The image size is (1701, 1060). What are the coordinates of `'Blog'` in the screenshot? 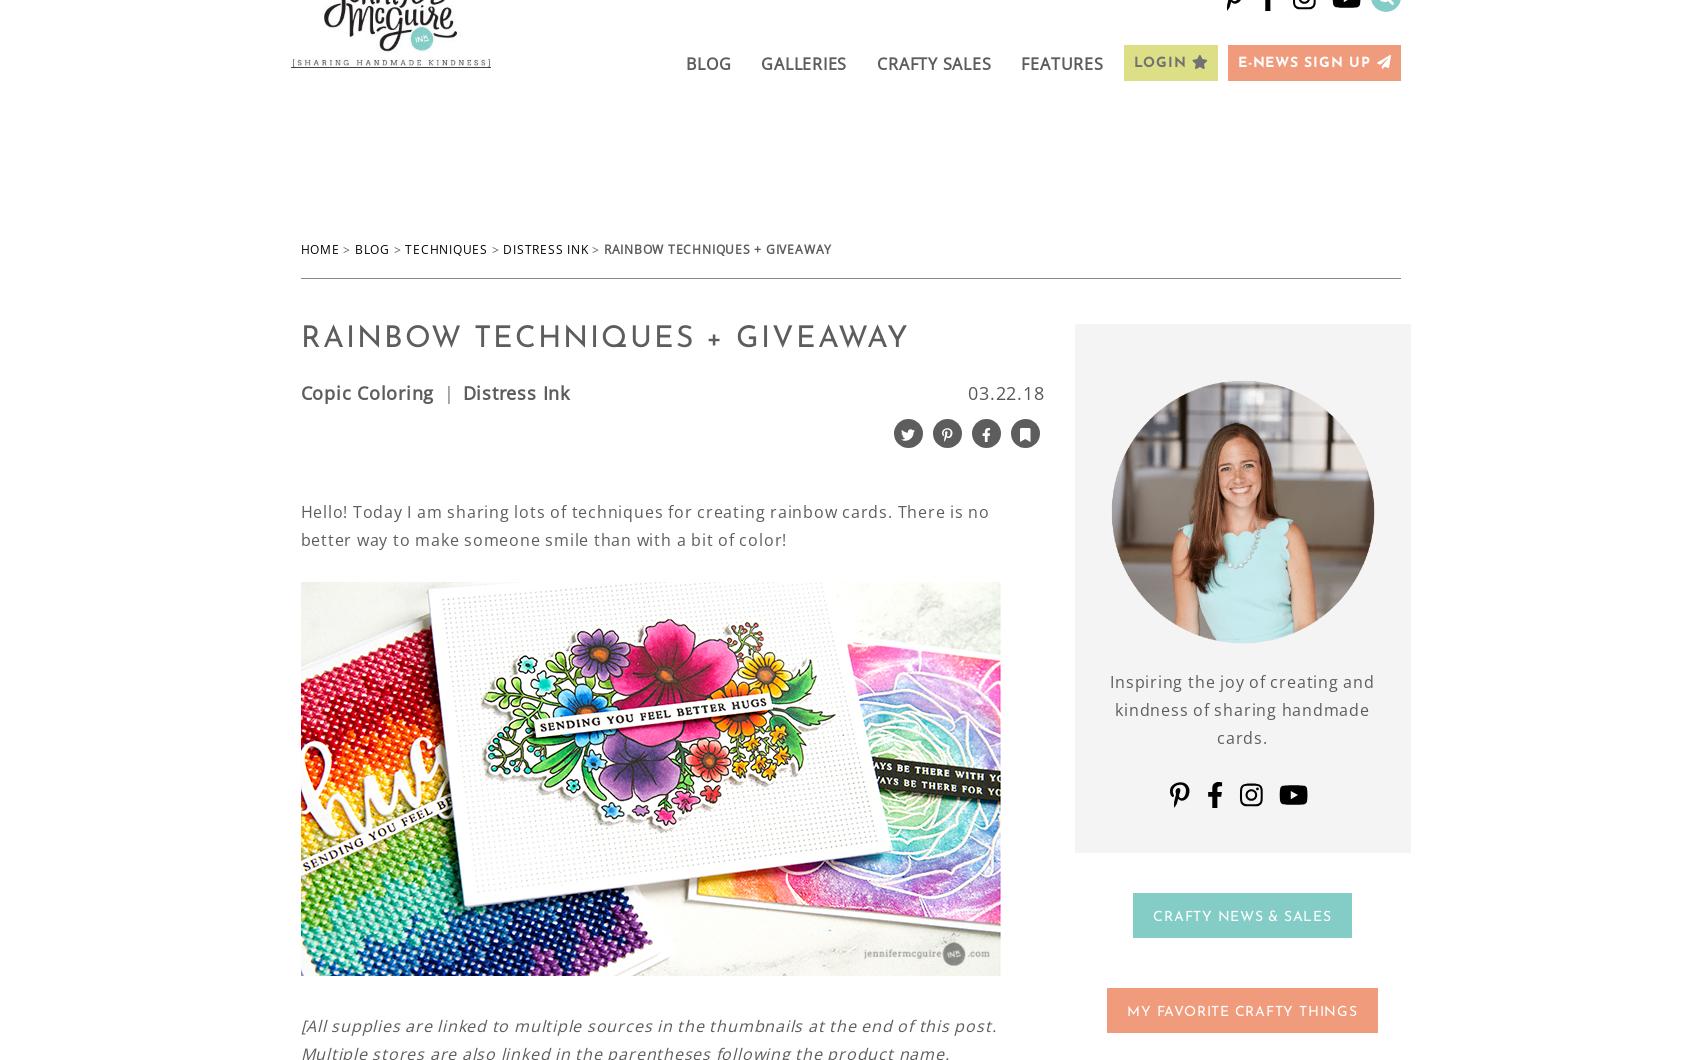 It's located at (370, 248).